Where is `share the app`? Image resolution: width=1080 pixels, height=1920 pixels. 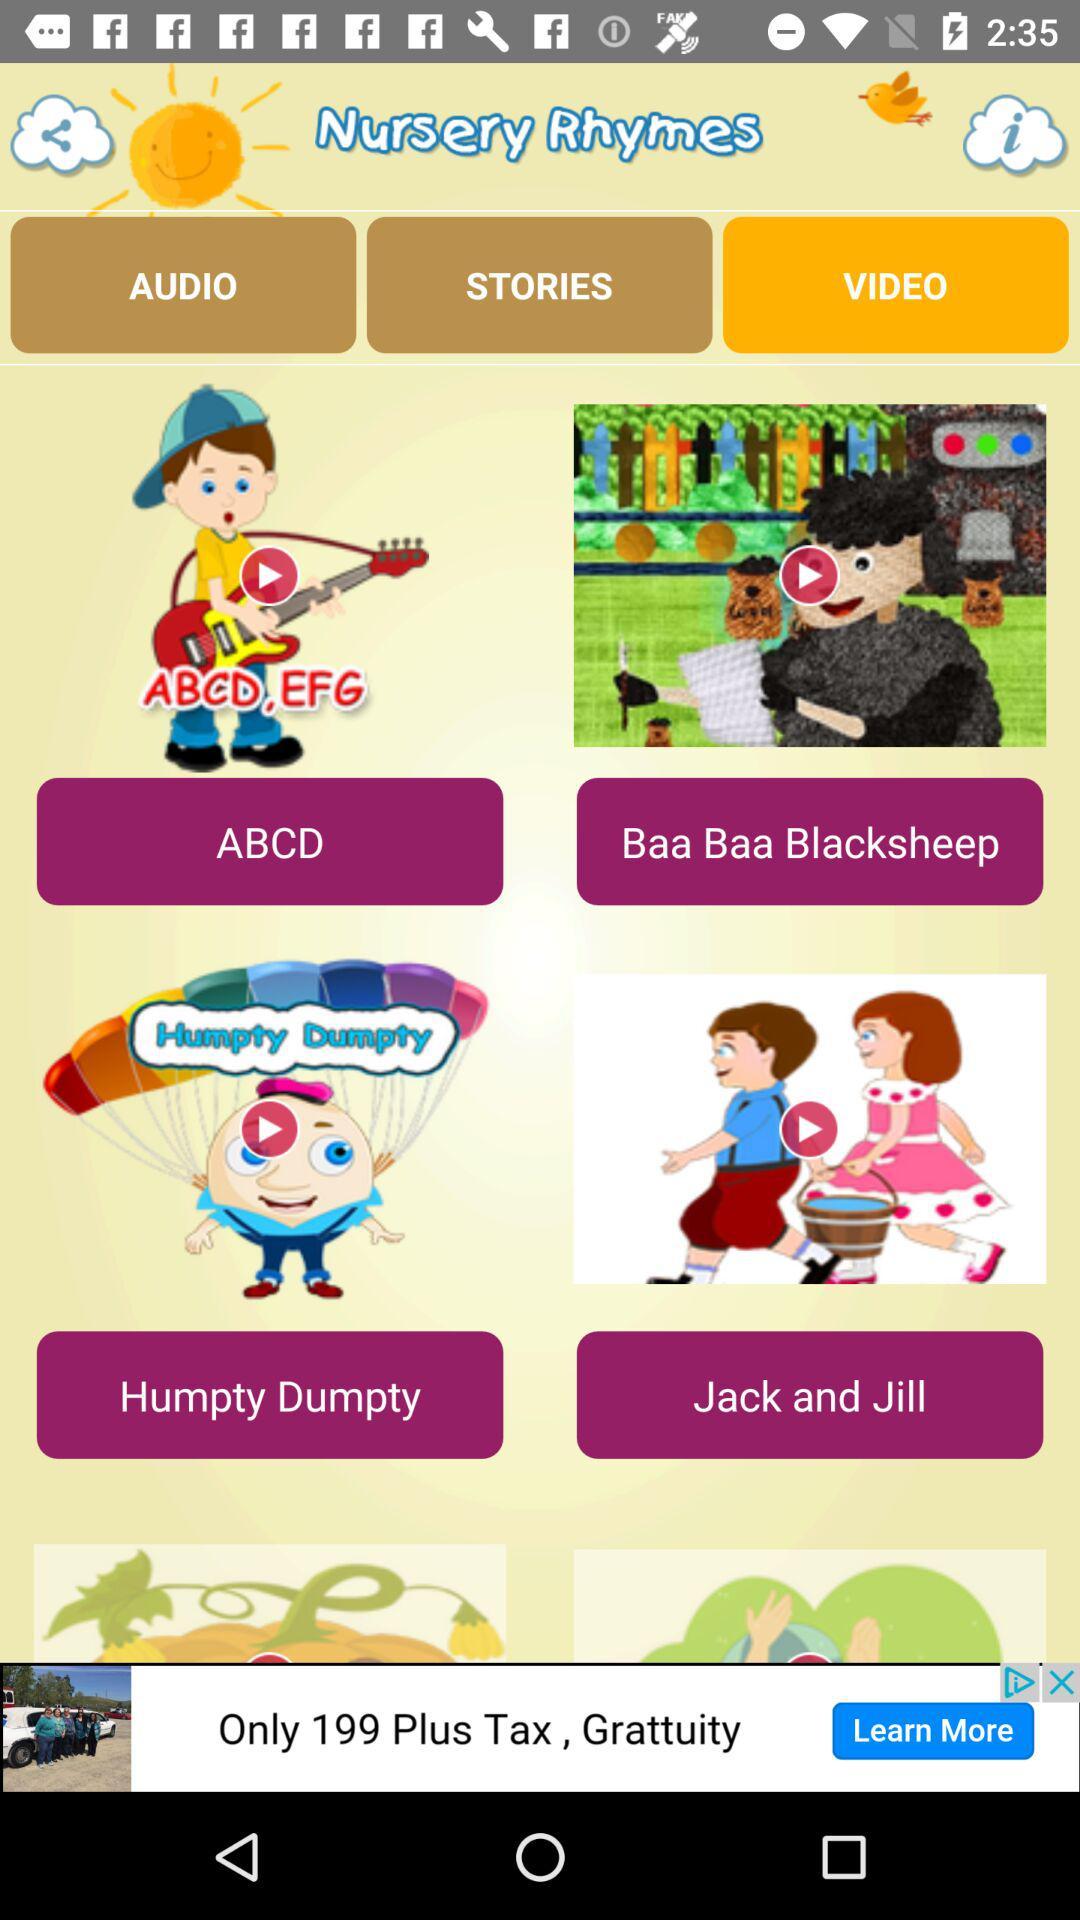
share the app is located at coordinates (62, 135).